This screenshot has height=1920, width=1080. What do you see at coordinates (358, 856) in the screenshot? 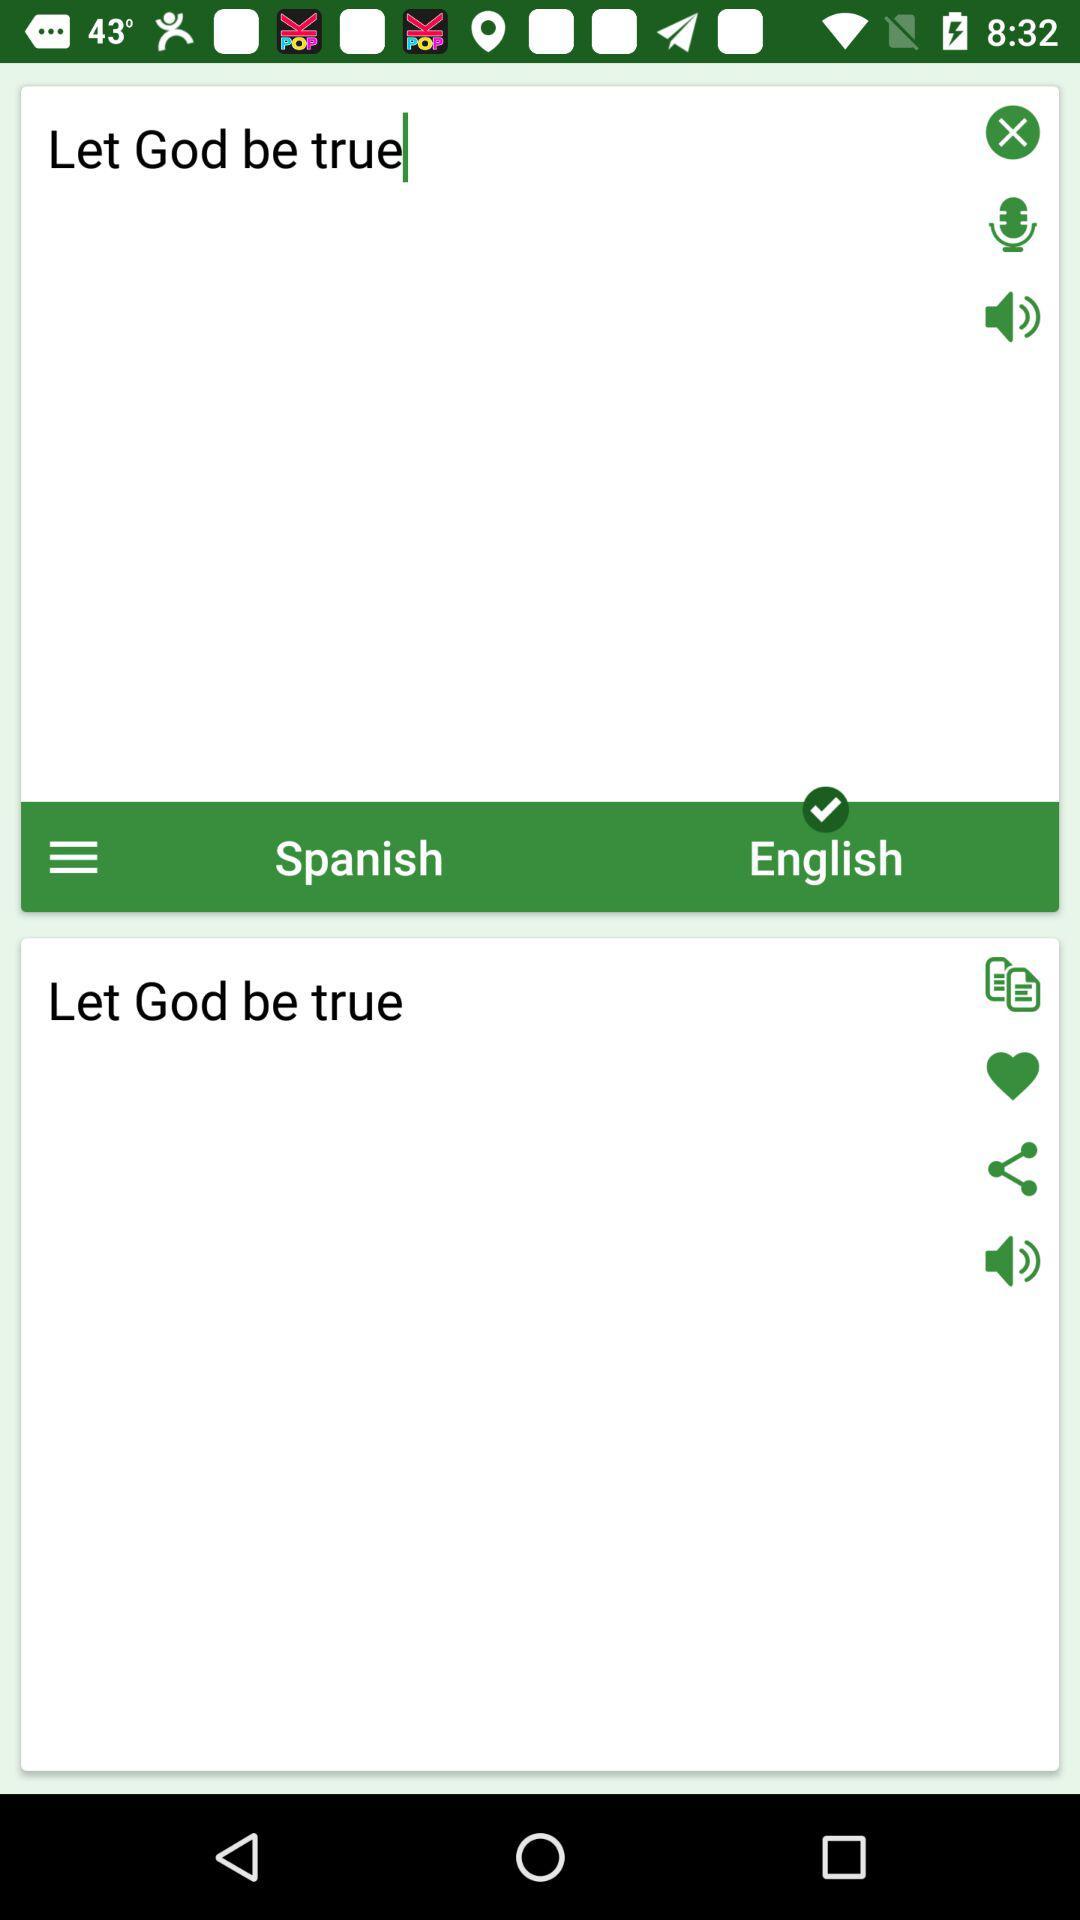
I see `icon below let god be icon` at bounding box center [358, 856].